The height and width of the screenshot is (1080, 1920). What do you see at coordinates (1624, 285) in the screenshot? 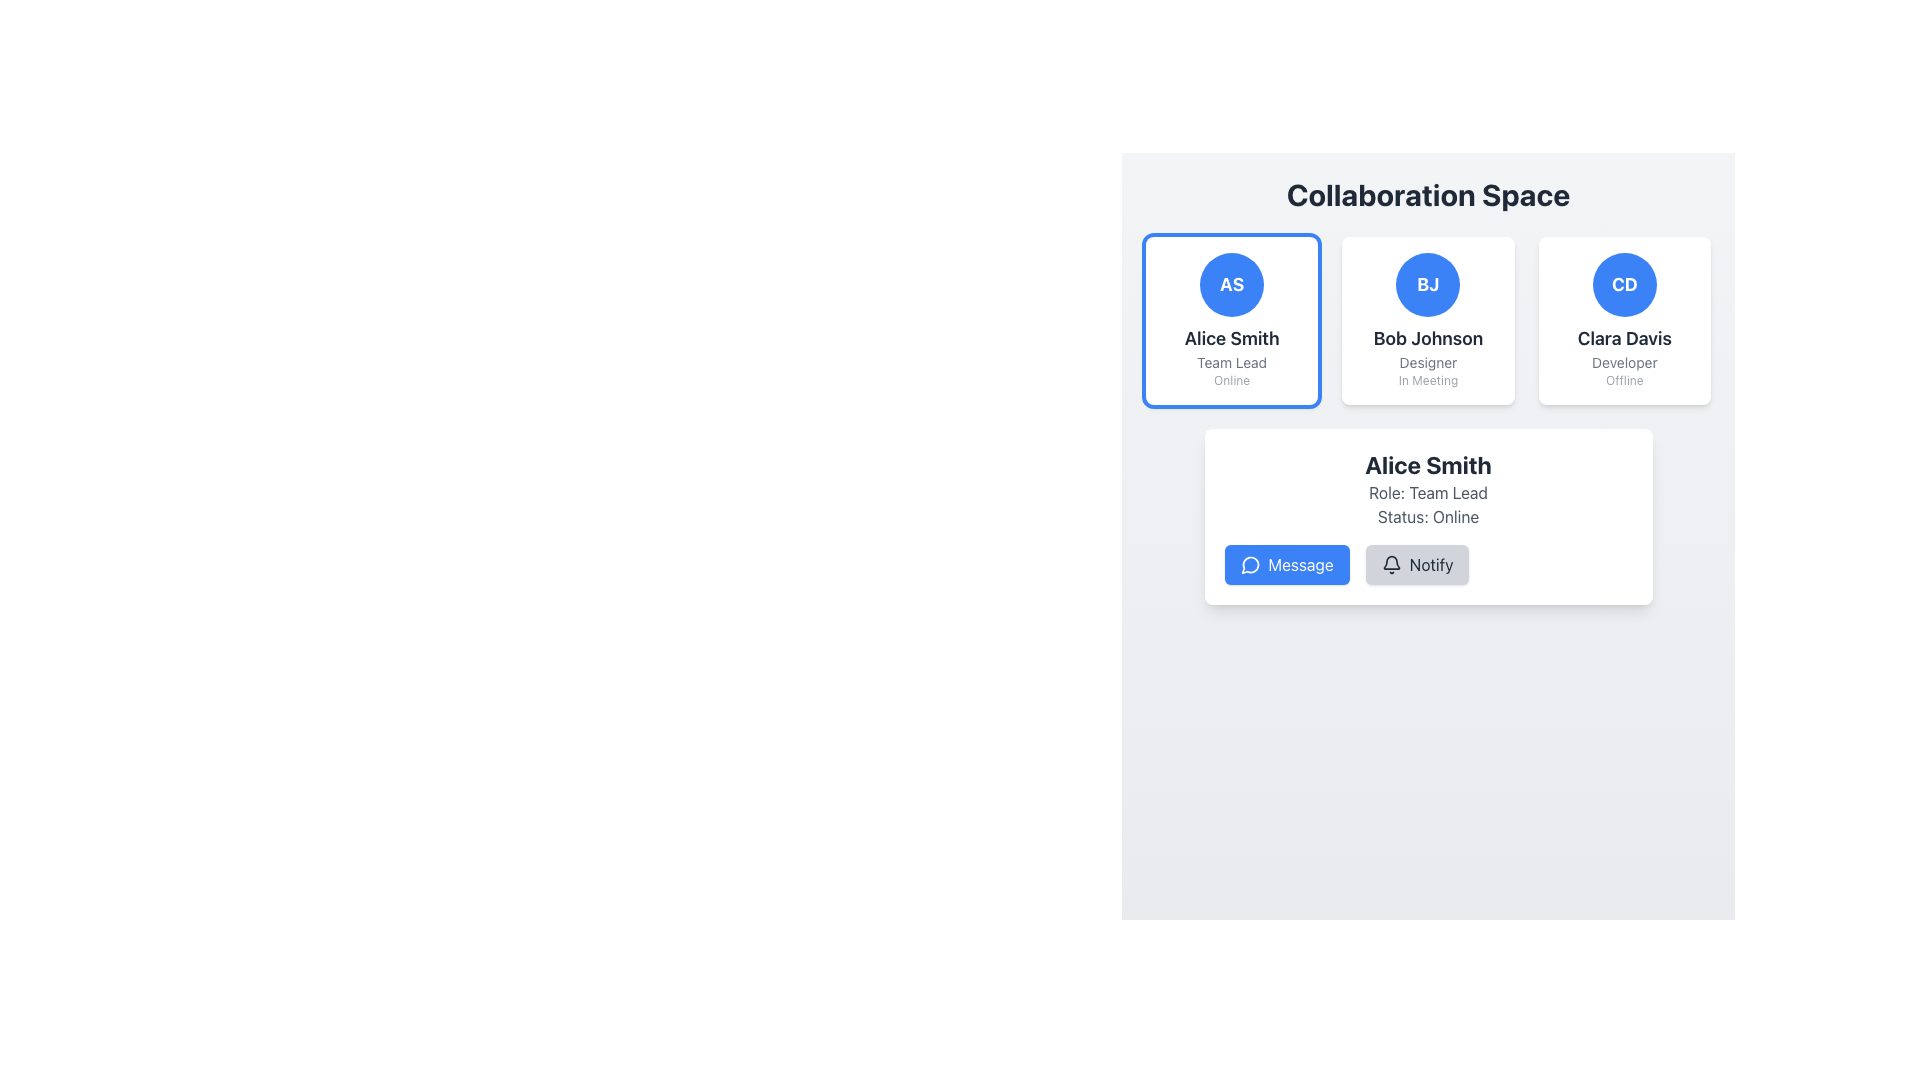
I see `the circular Avatar badge with a blue background and white 'CD' letters, which is located at the top-center of the user Clara Davis's card` at bounding box center [1624, 285].